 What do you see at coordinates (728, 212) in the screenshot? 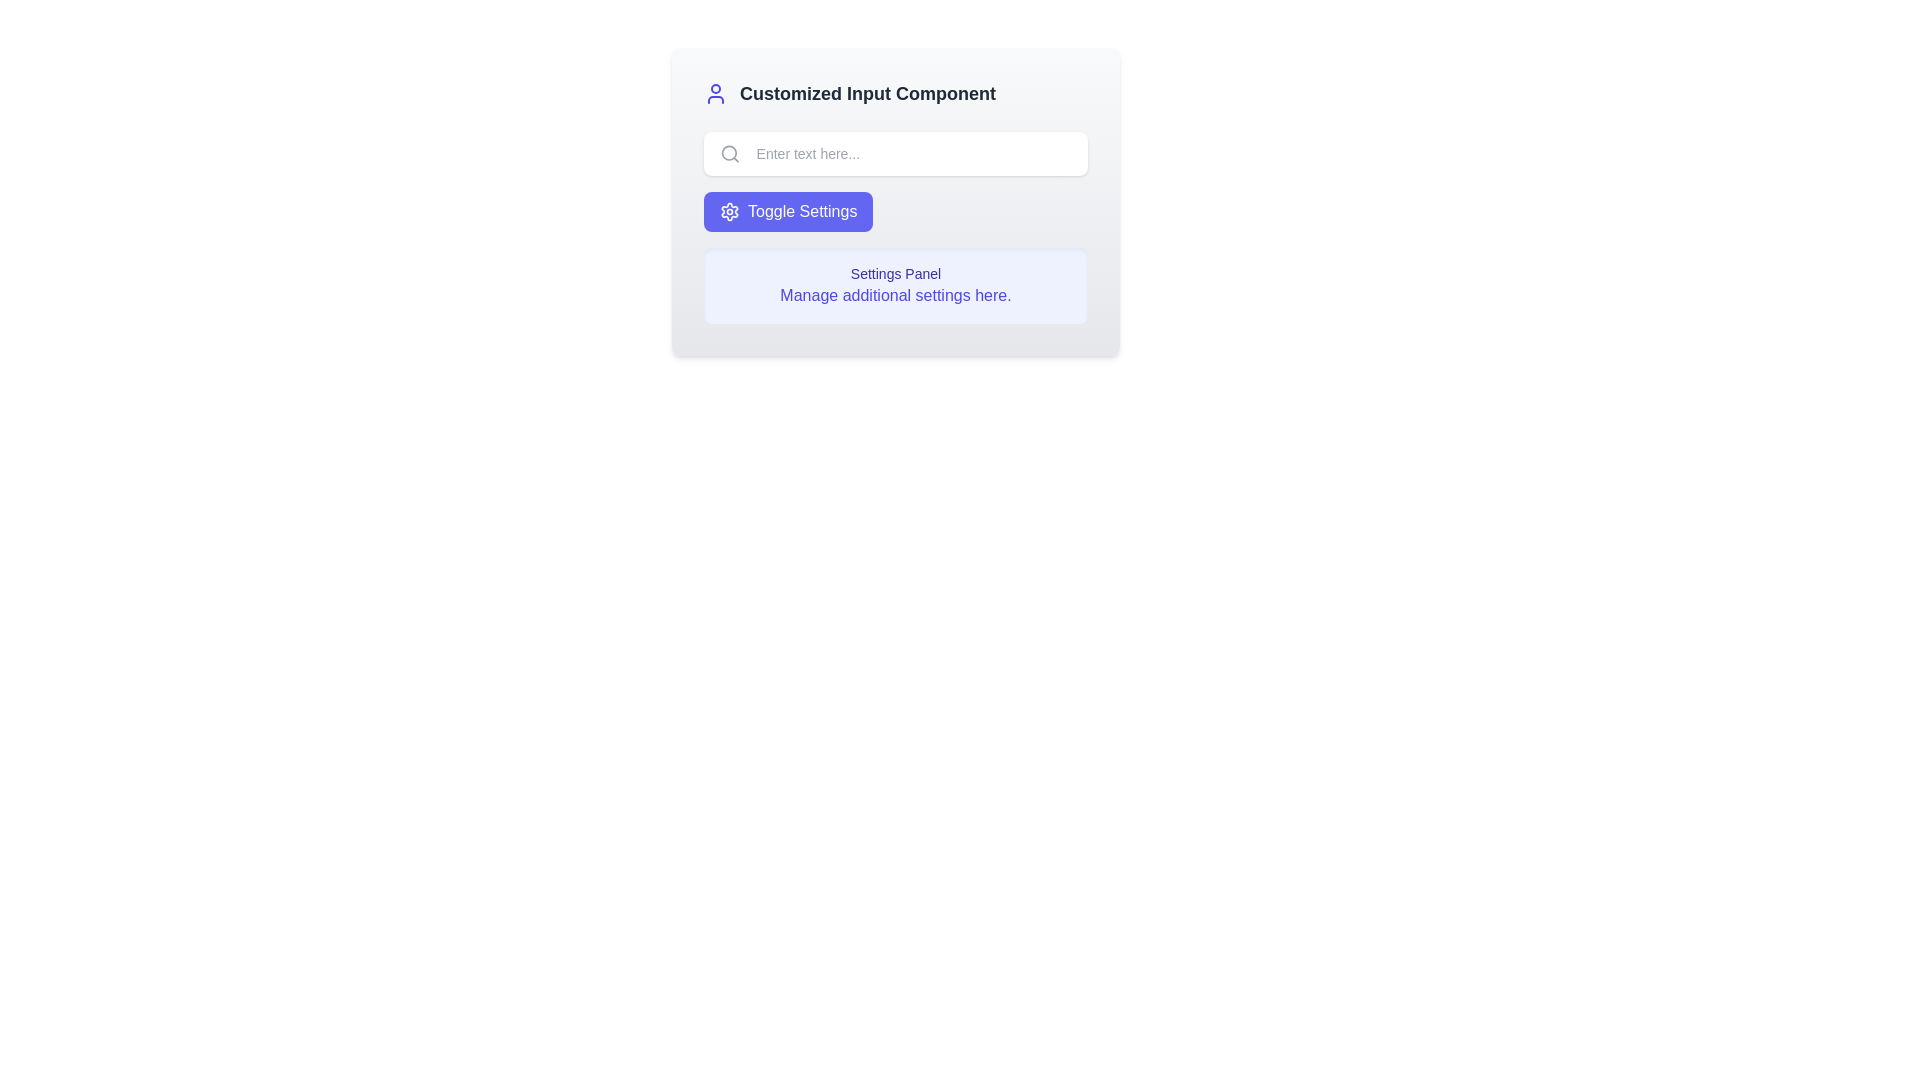
I see `the icon inside the 'Toggle Settings' button, which is positioned below the input field and above the 'Settings Panel' label` at bounding box center [728, 212].